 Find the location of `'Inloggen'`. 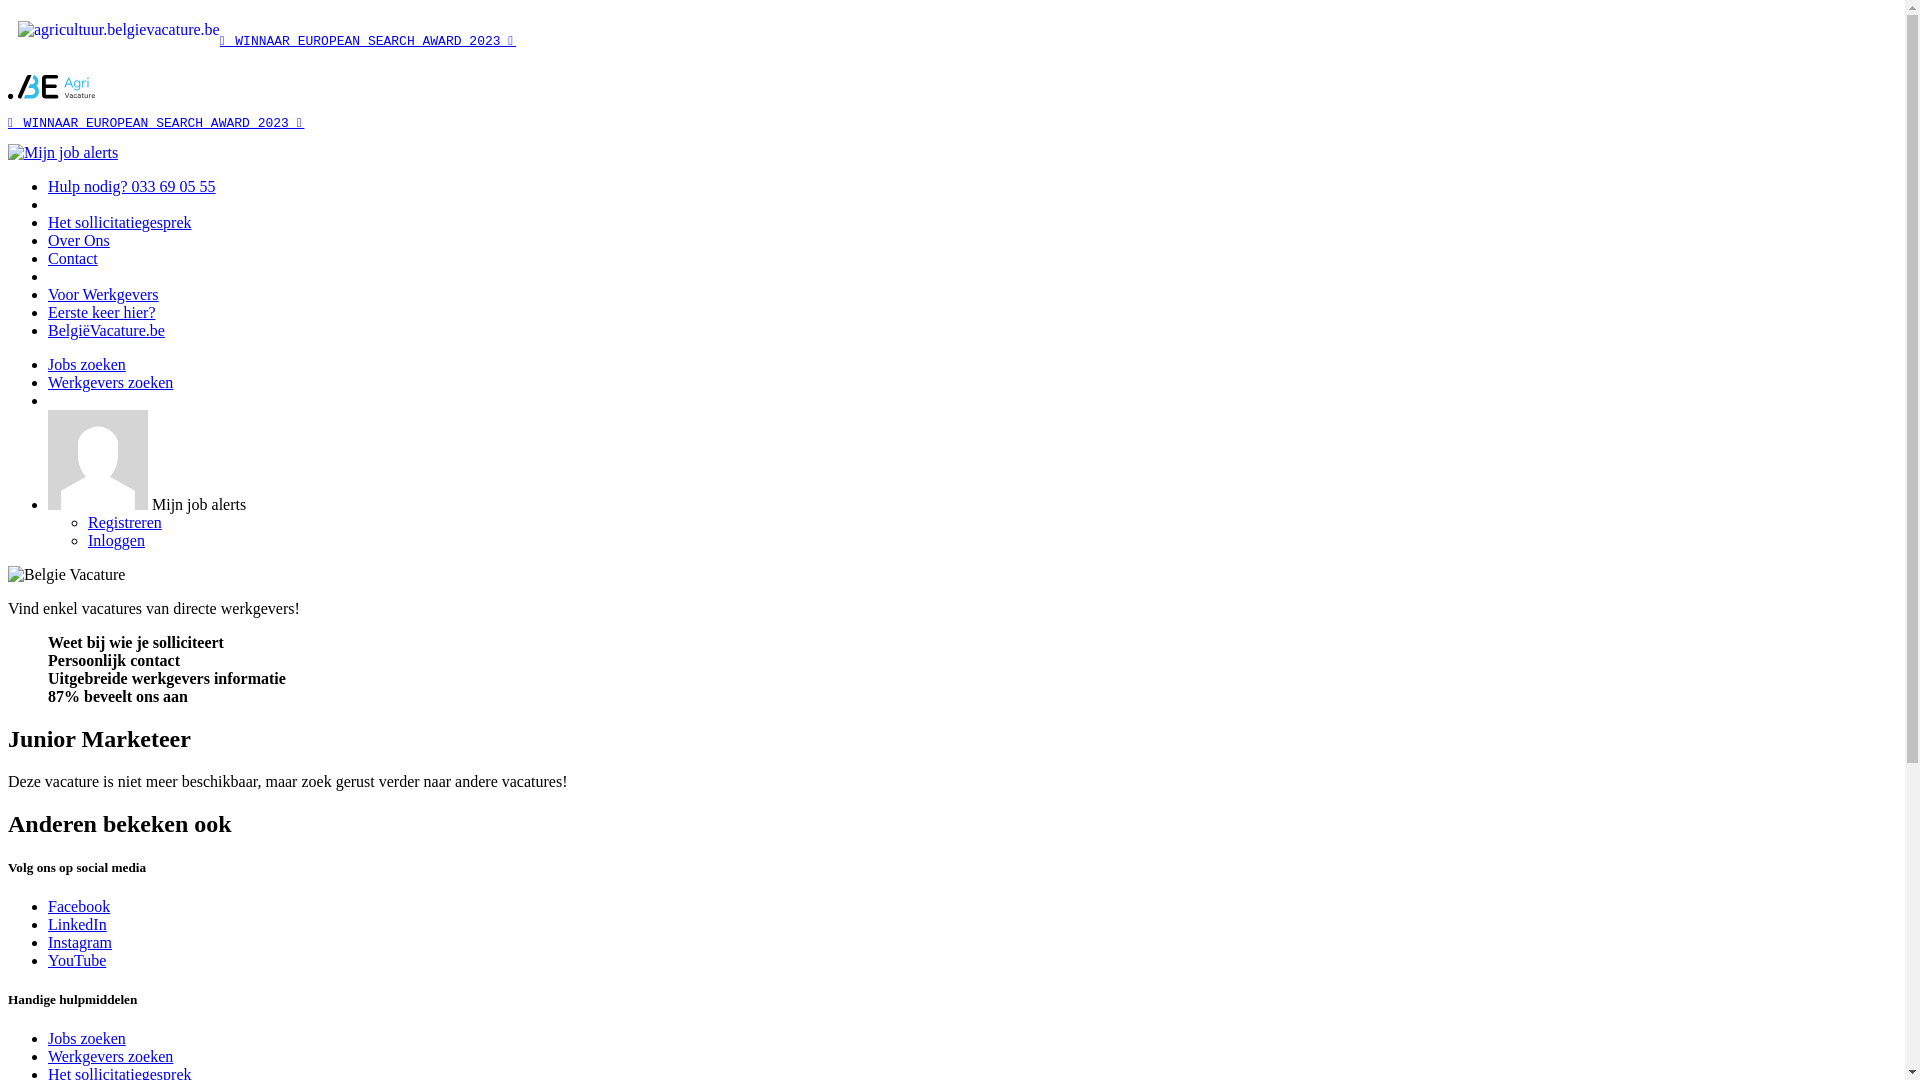

'Inloggen' is located at coordinates (115, 540).